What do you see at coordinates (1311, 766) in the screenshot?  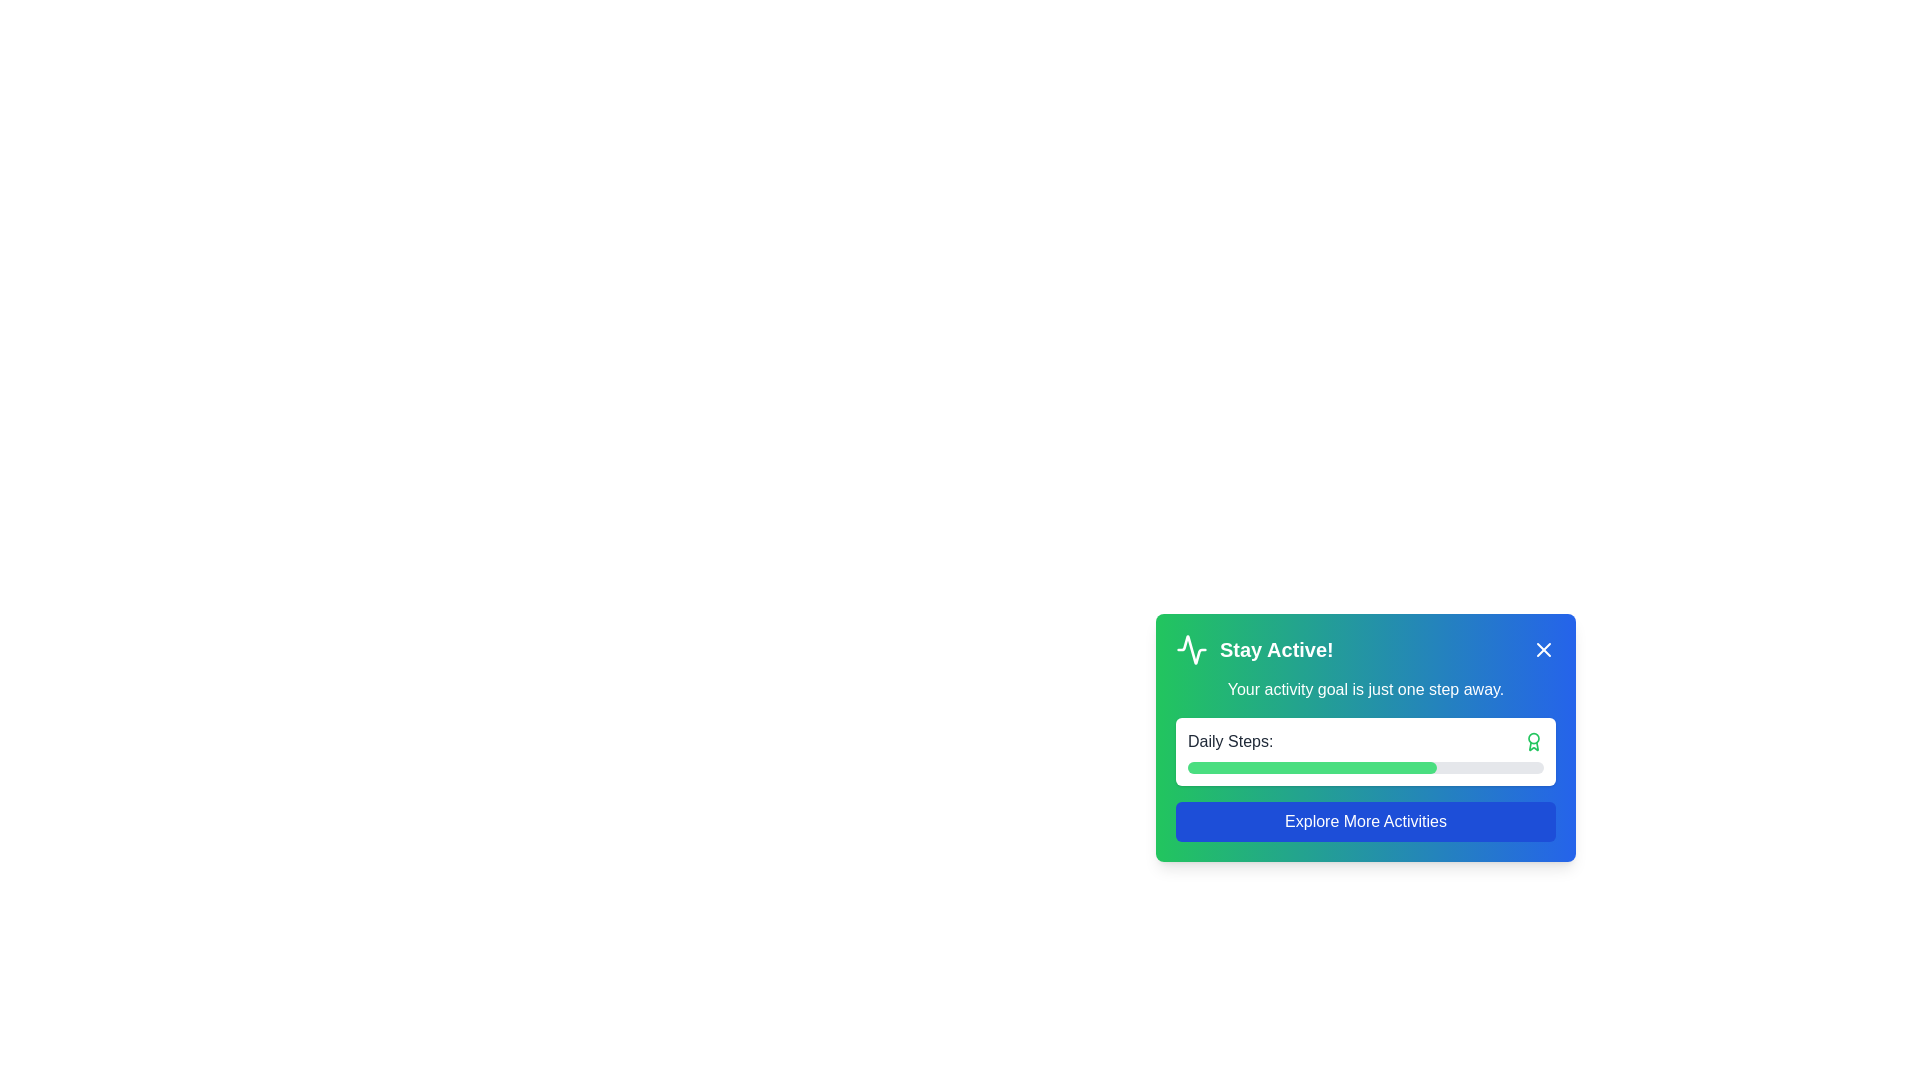 I see `the progress bar to inspect its state` at bounding box center [1311, 766].